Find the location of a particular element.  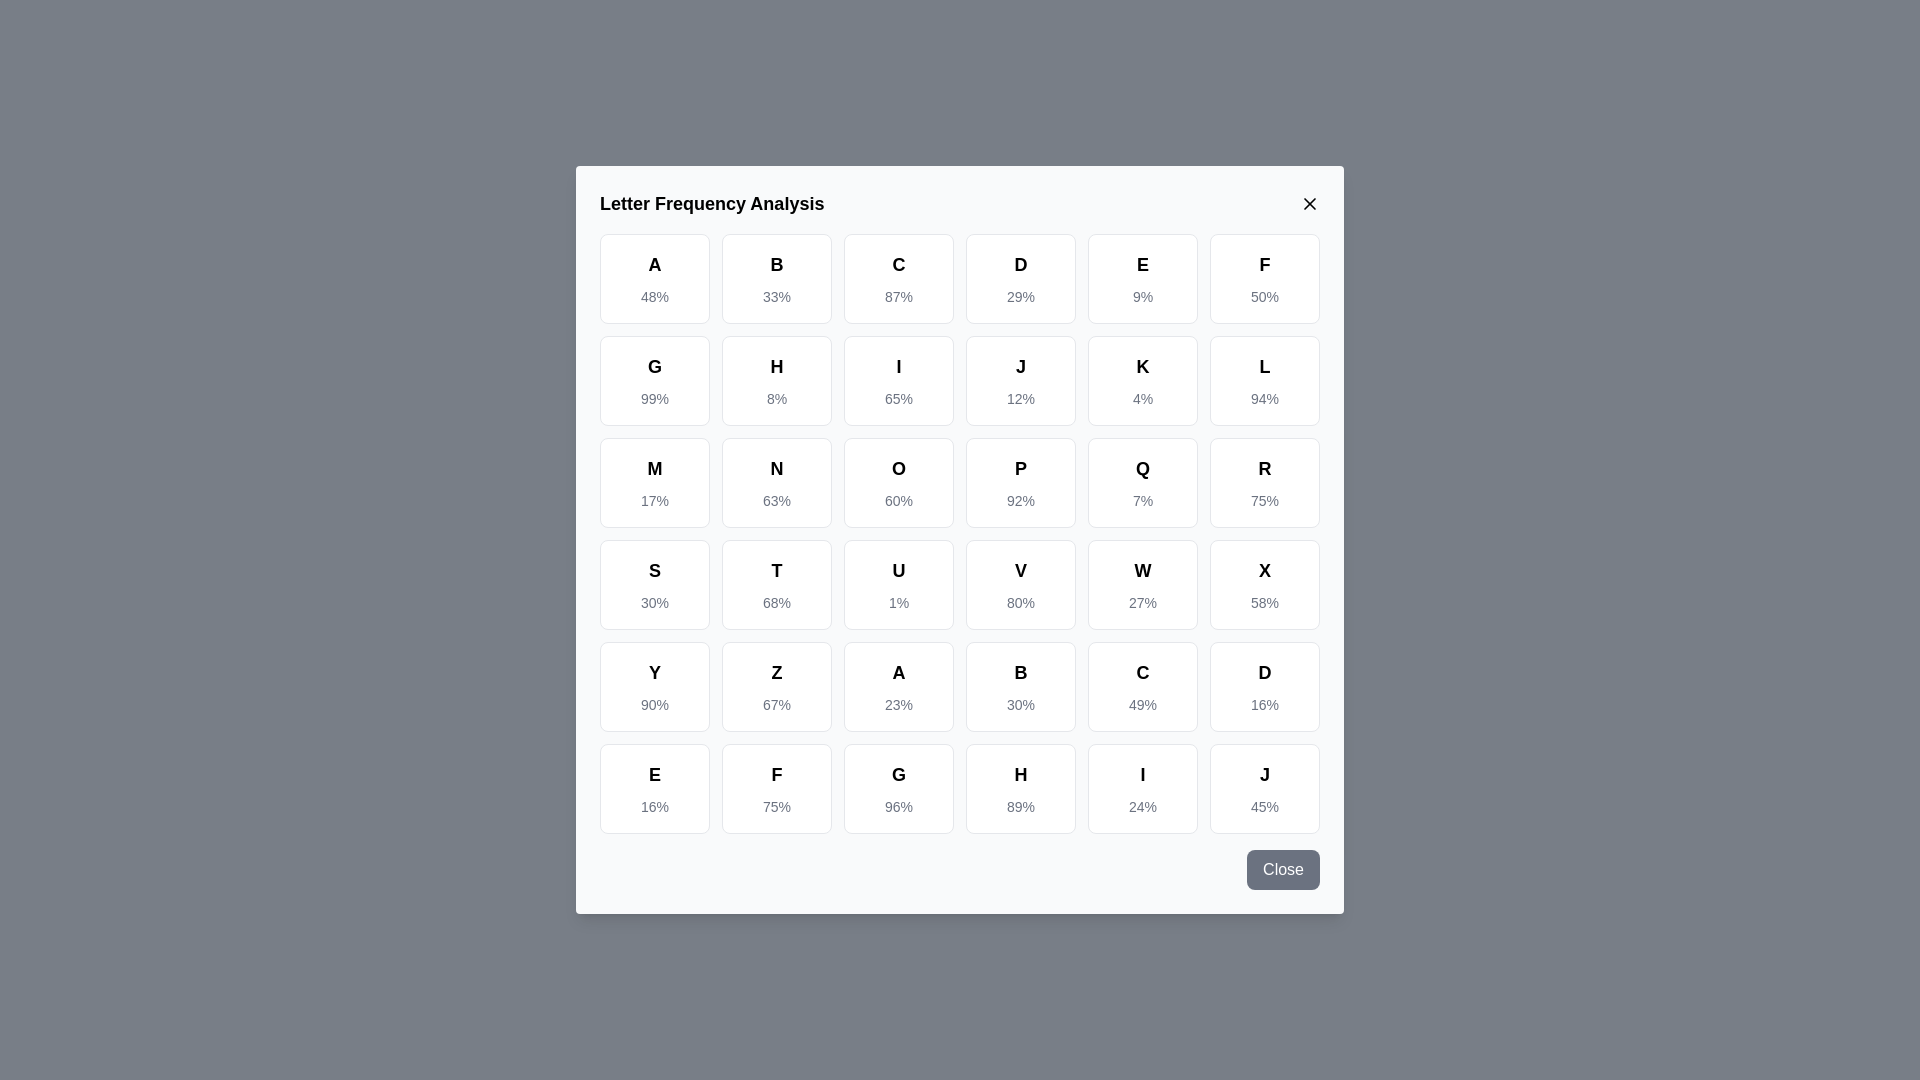

the letter cell corresponding to W is located at coordinates (1142, 585).